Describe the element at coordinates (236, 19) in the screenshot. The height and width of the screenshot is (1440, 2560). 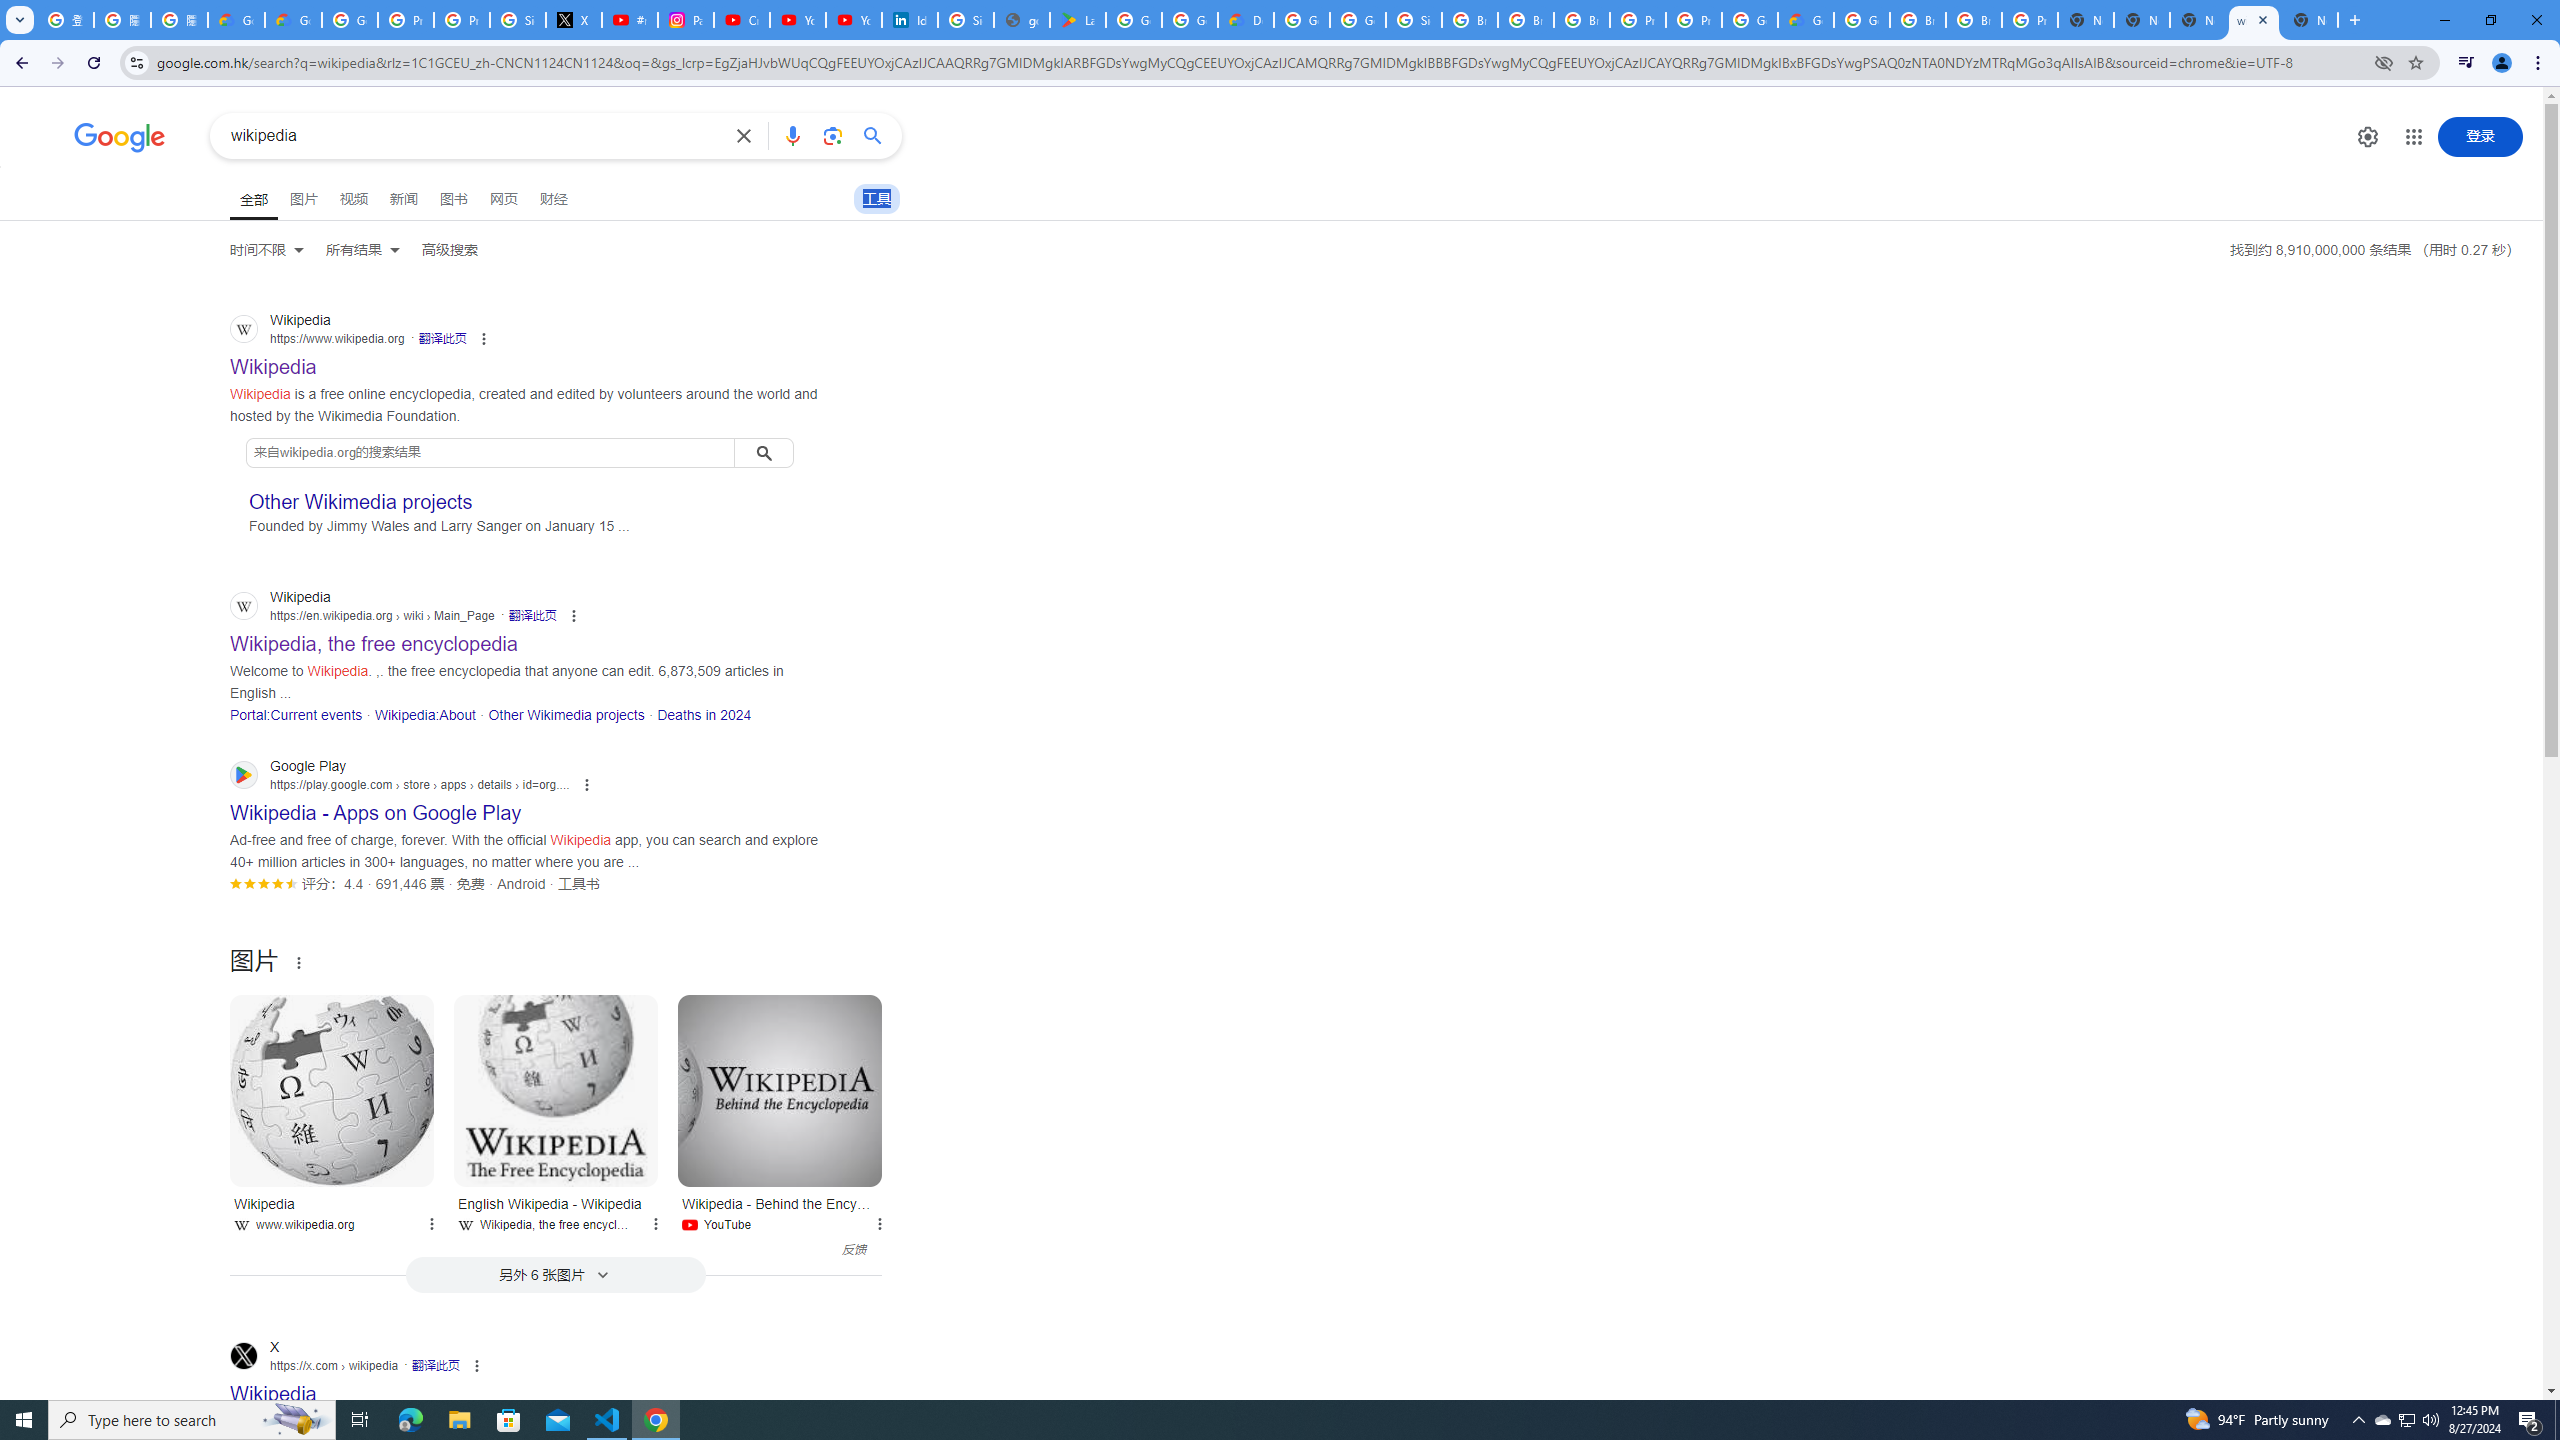
I see `'Google Cloud Privacy Notice'` at that location.